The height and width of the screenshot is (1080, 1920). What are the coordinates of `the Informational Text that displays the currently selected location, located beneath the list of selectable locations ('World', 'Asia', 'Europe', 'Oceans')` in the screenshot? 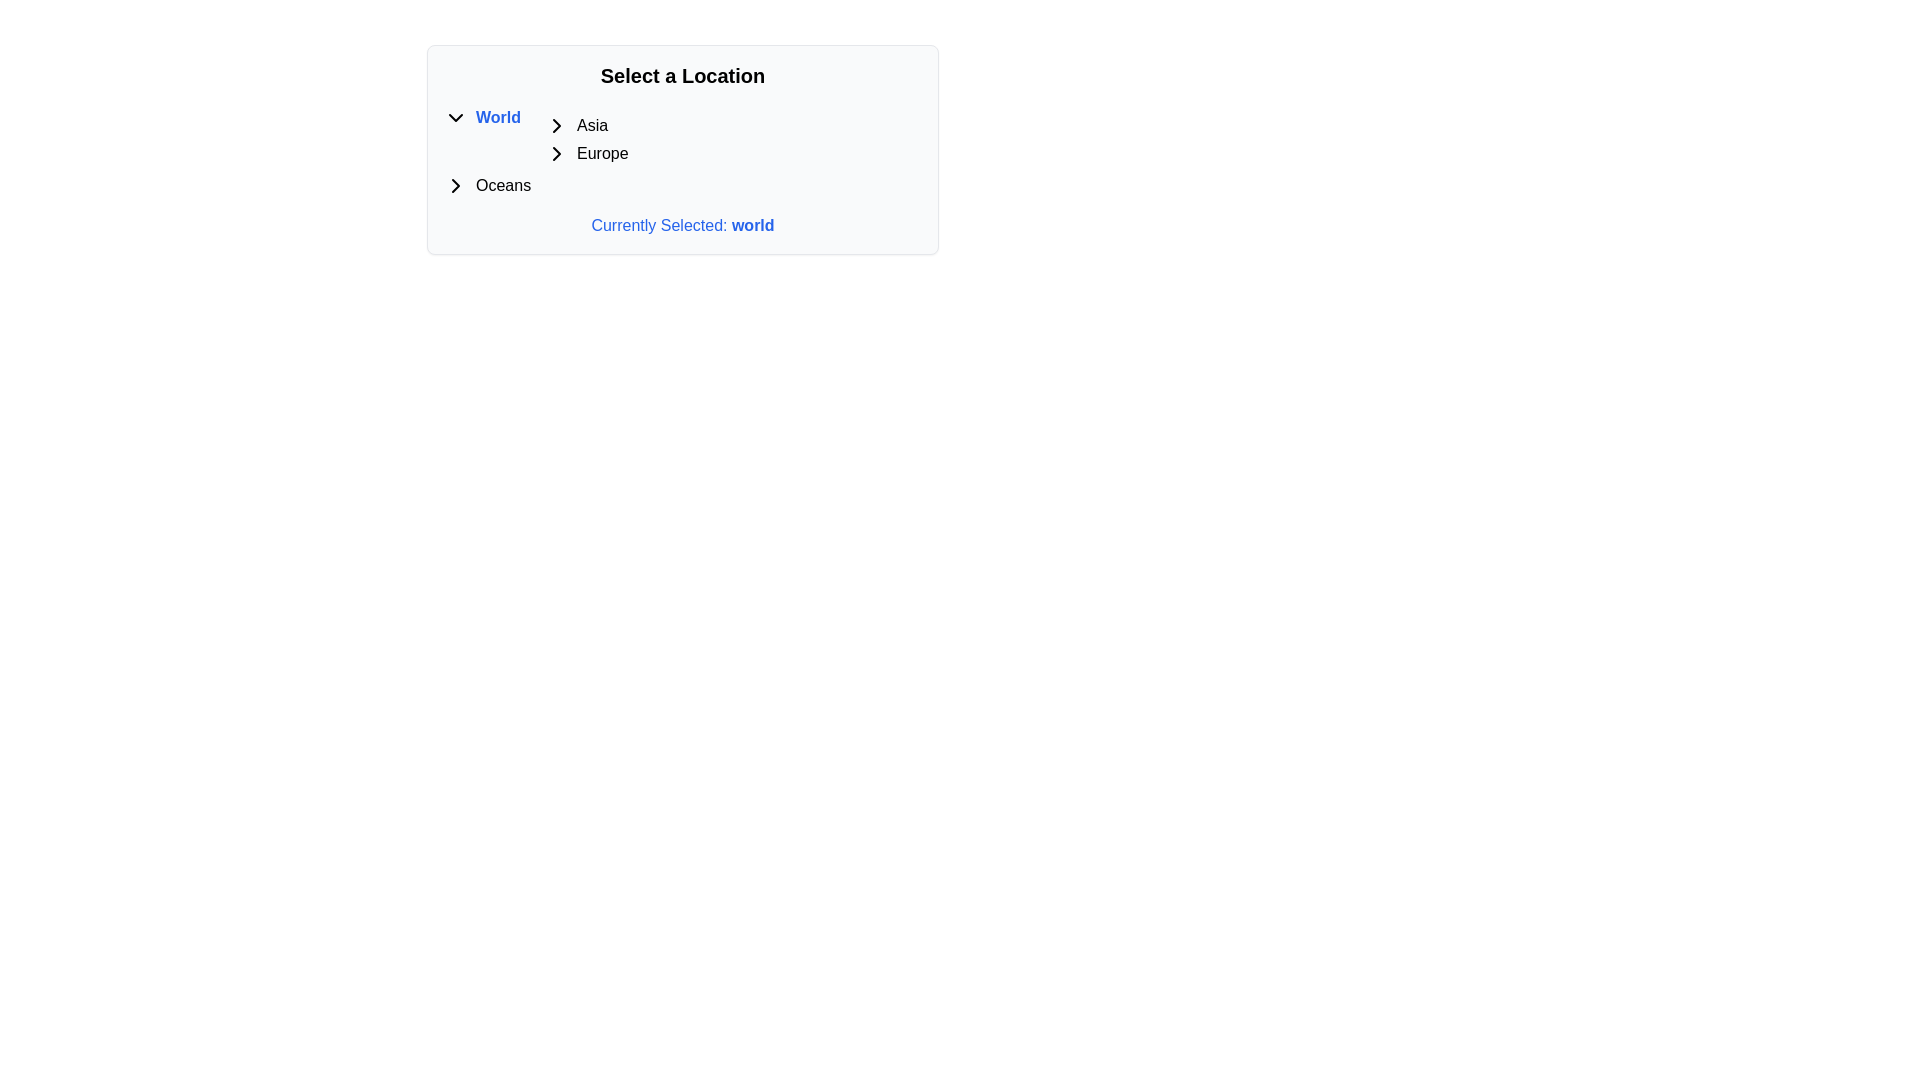 It's located at (682, 225).